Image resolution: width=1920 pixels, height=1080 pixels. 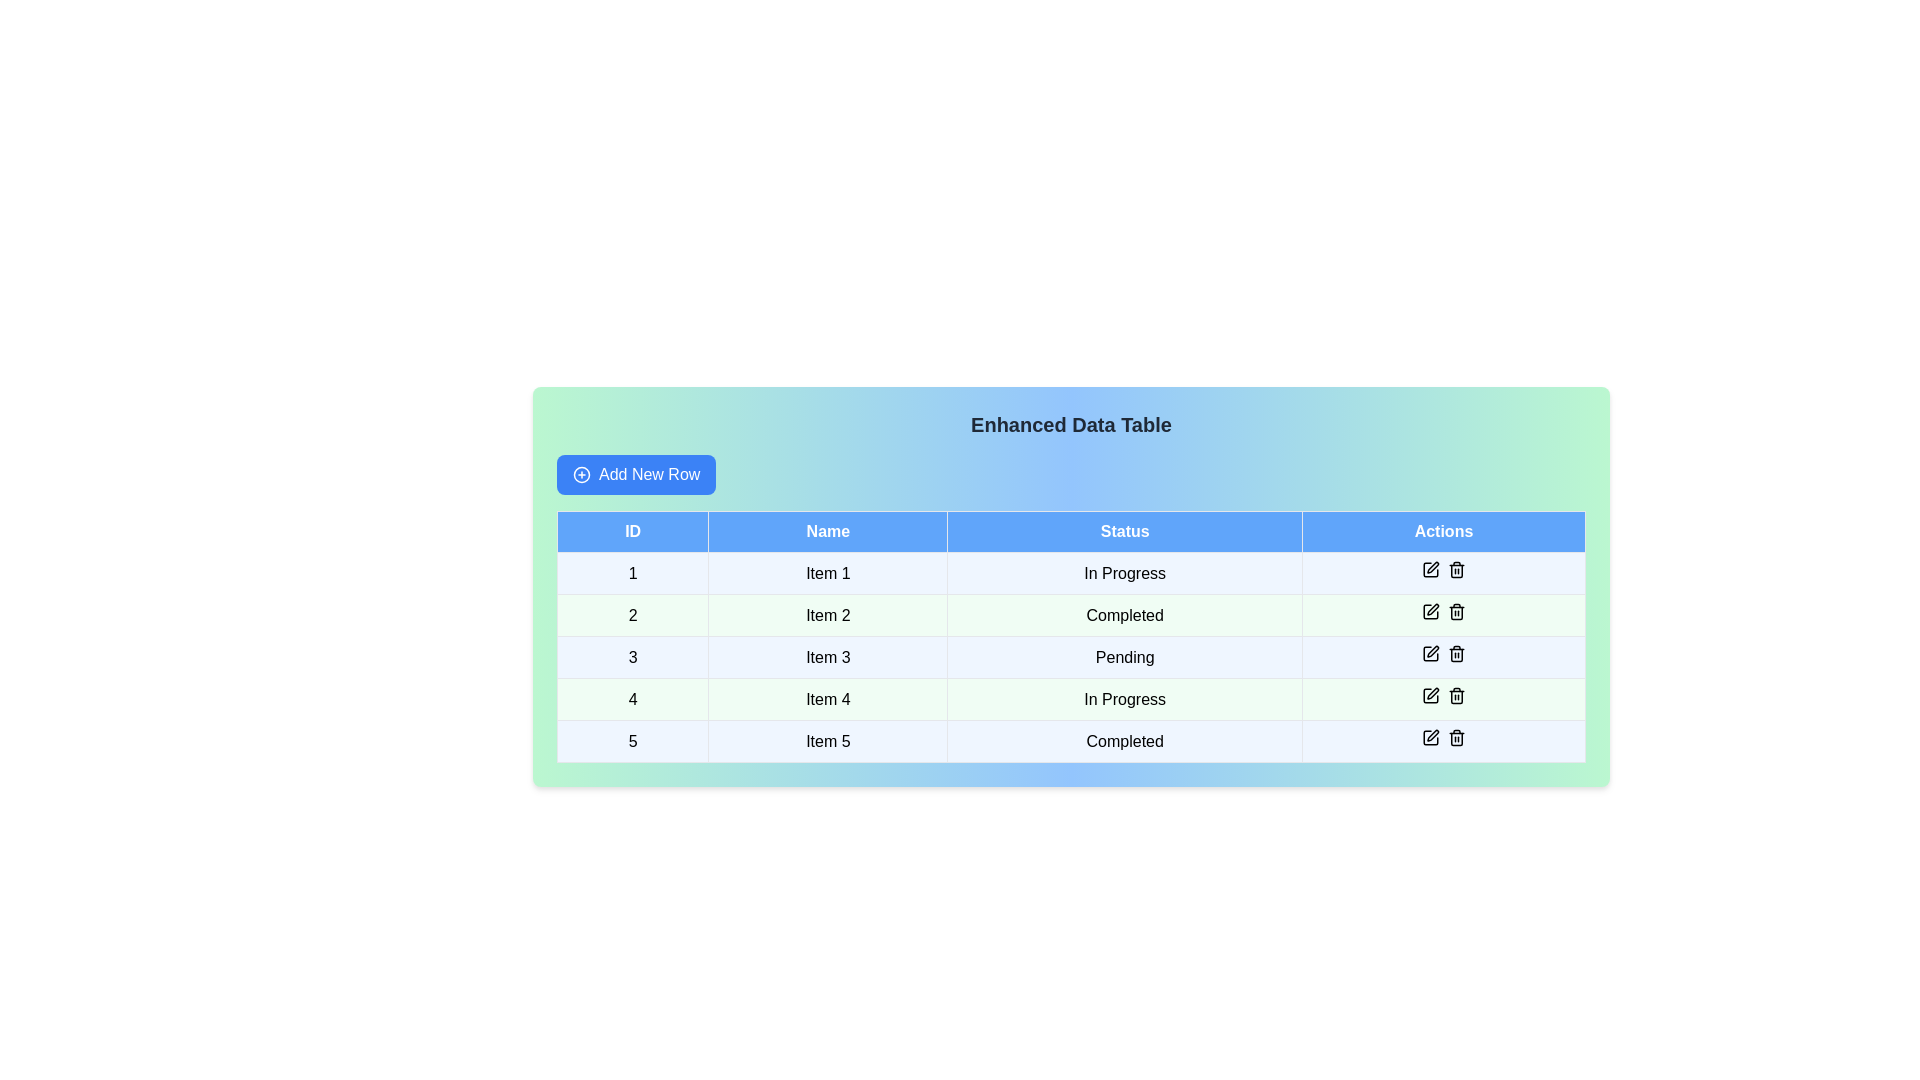 I want to click on the second icon in the last row under the 'Actions' column of the data table to possibly reveal additional information or a tooltip, so click(x=1456, y=694).